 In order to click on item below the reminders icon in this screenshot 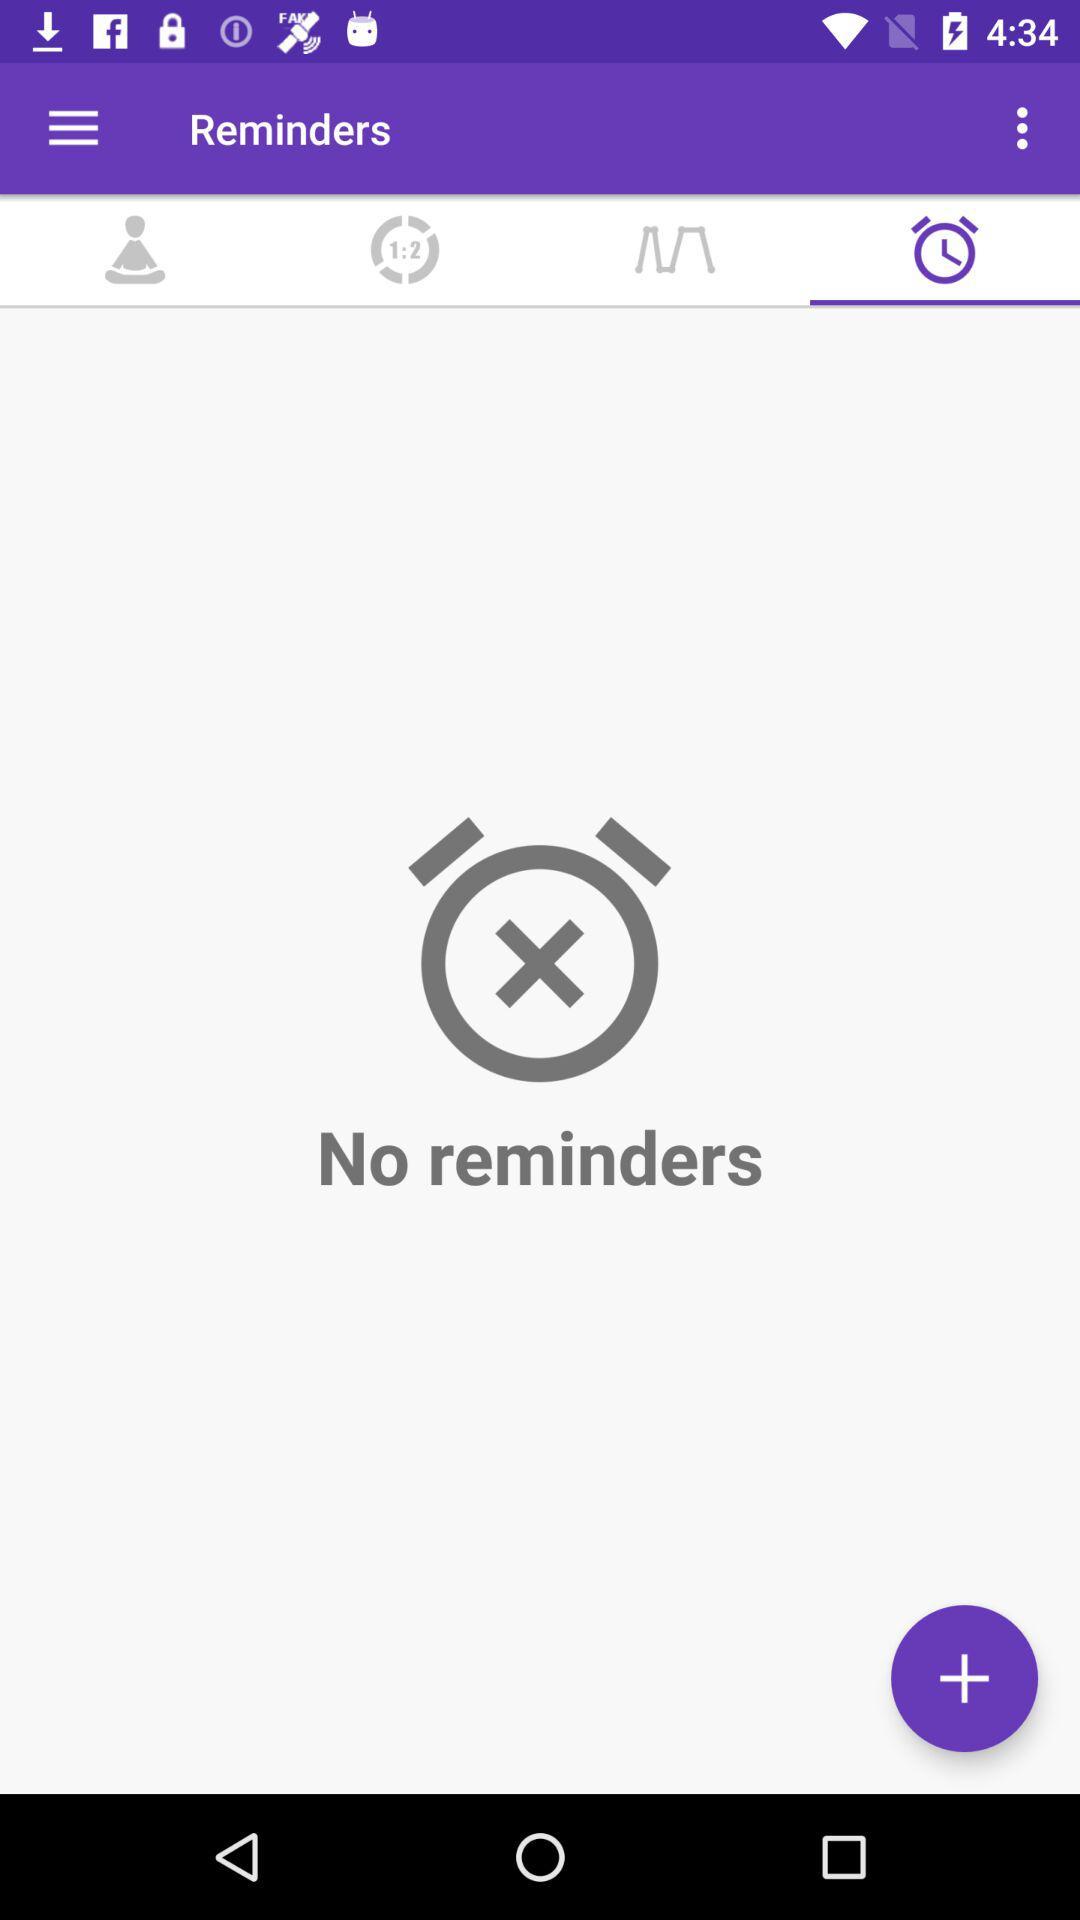, I will do `click(405, 248)`.